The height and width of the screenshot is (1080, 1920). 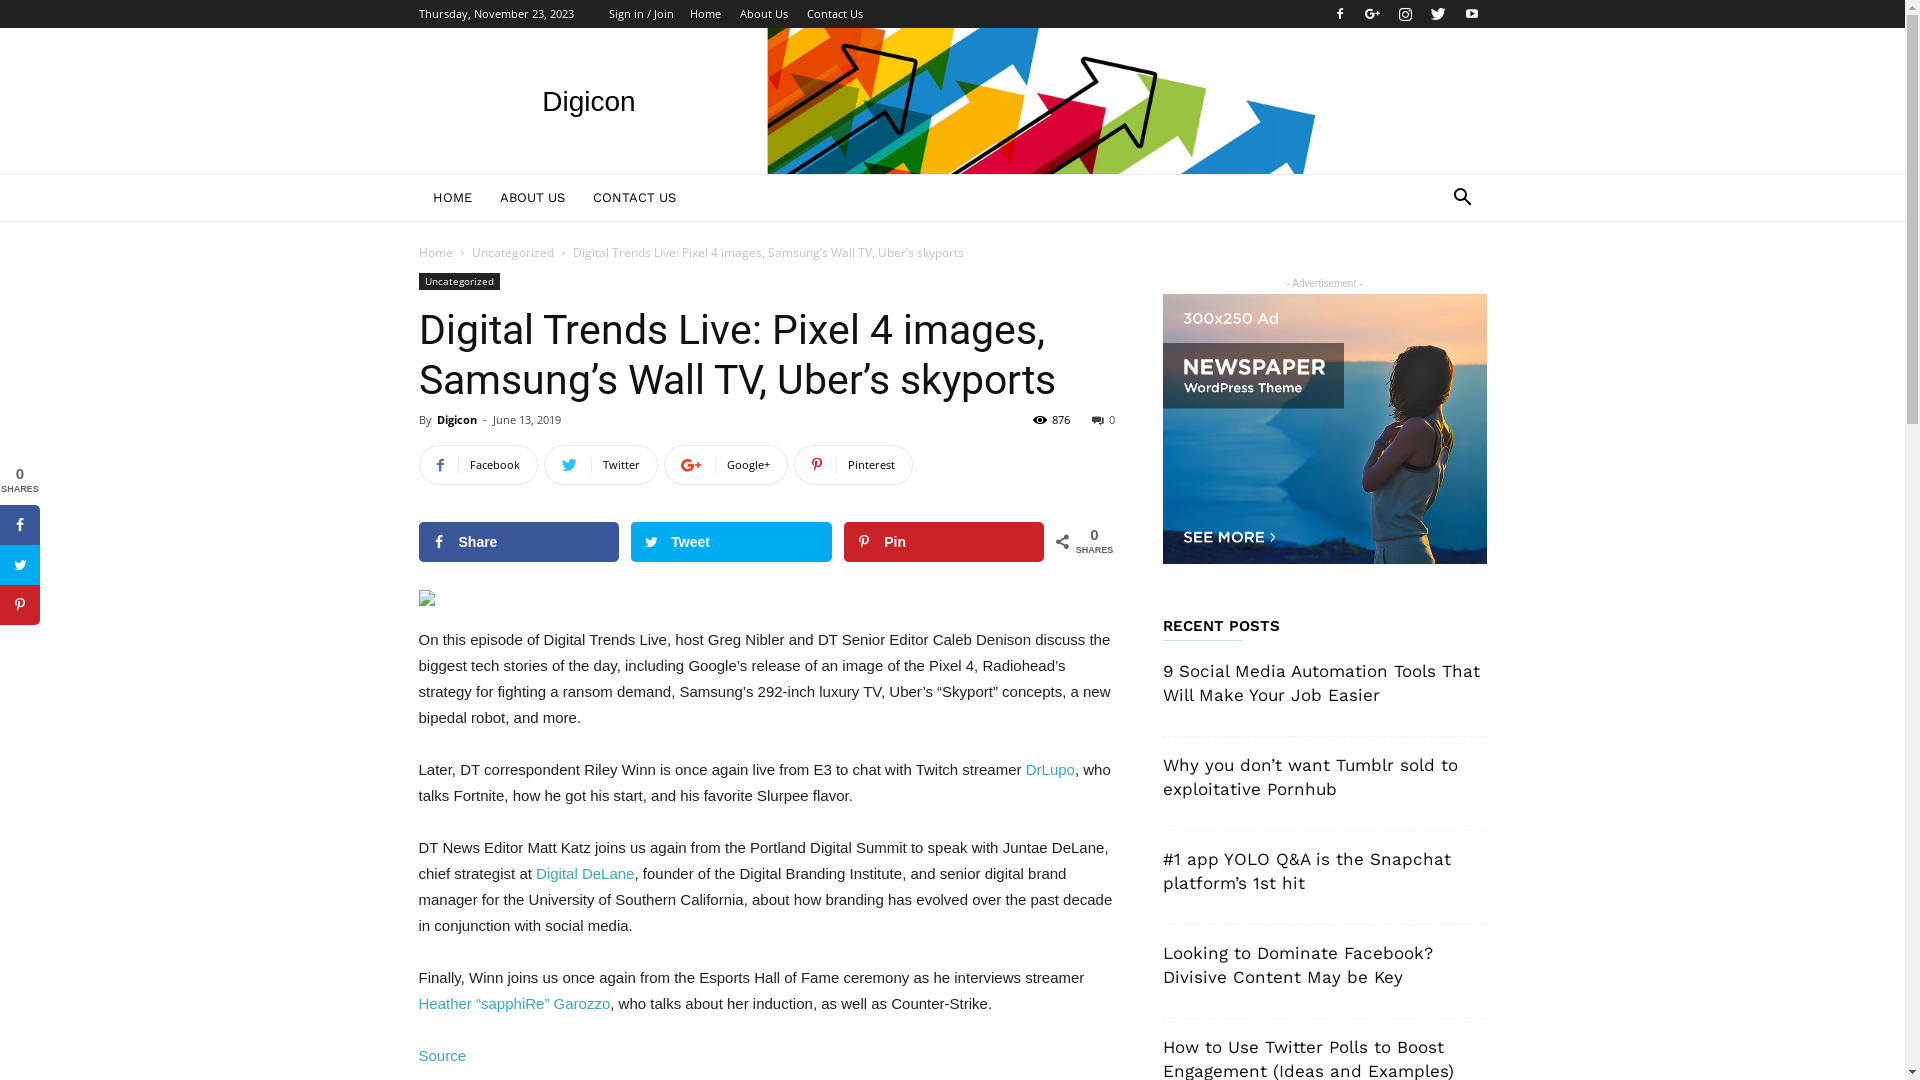 I want to click on 'Contact Us', so click(x=806, y=13).